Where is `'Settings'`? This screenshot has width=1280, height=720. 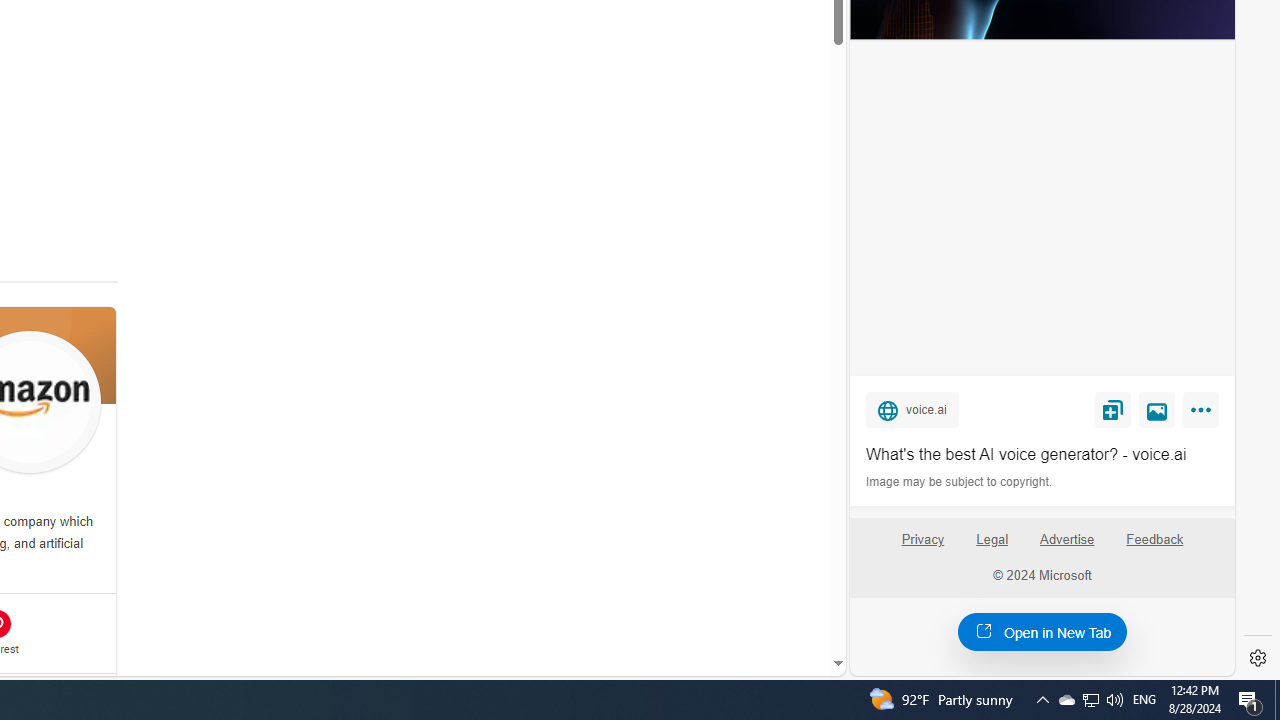 'Settings' is located at coordinates (1257, 658).